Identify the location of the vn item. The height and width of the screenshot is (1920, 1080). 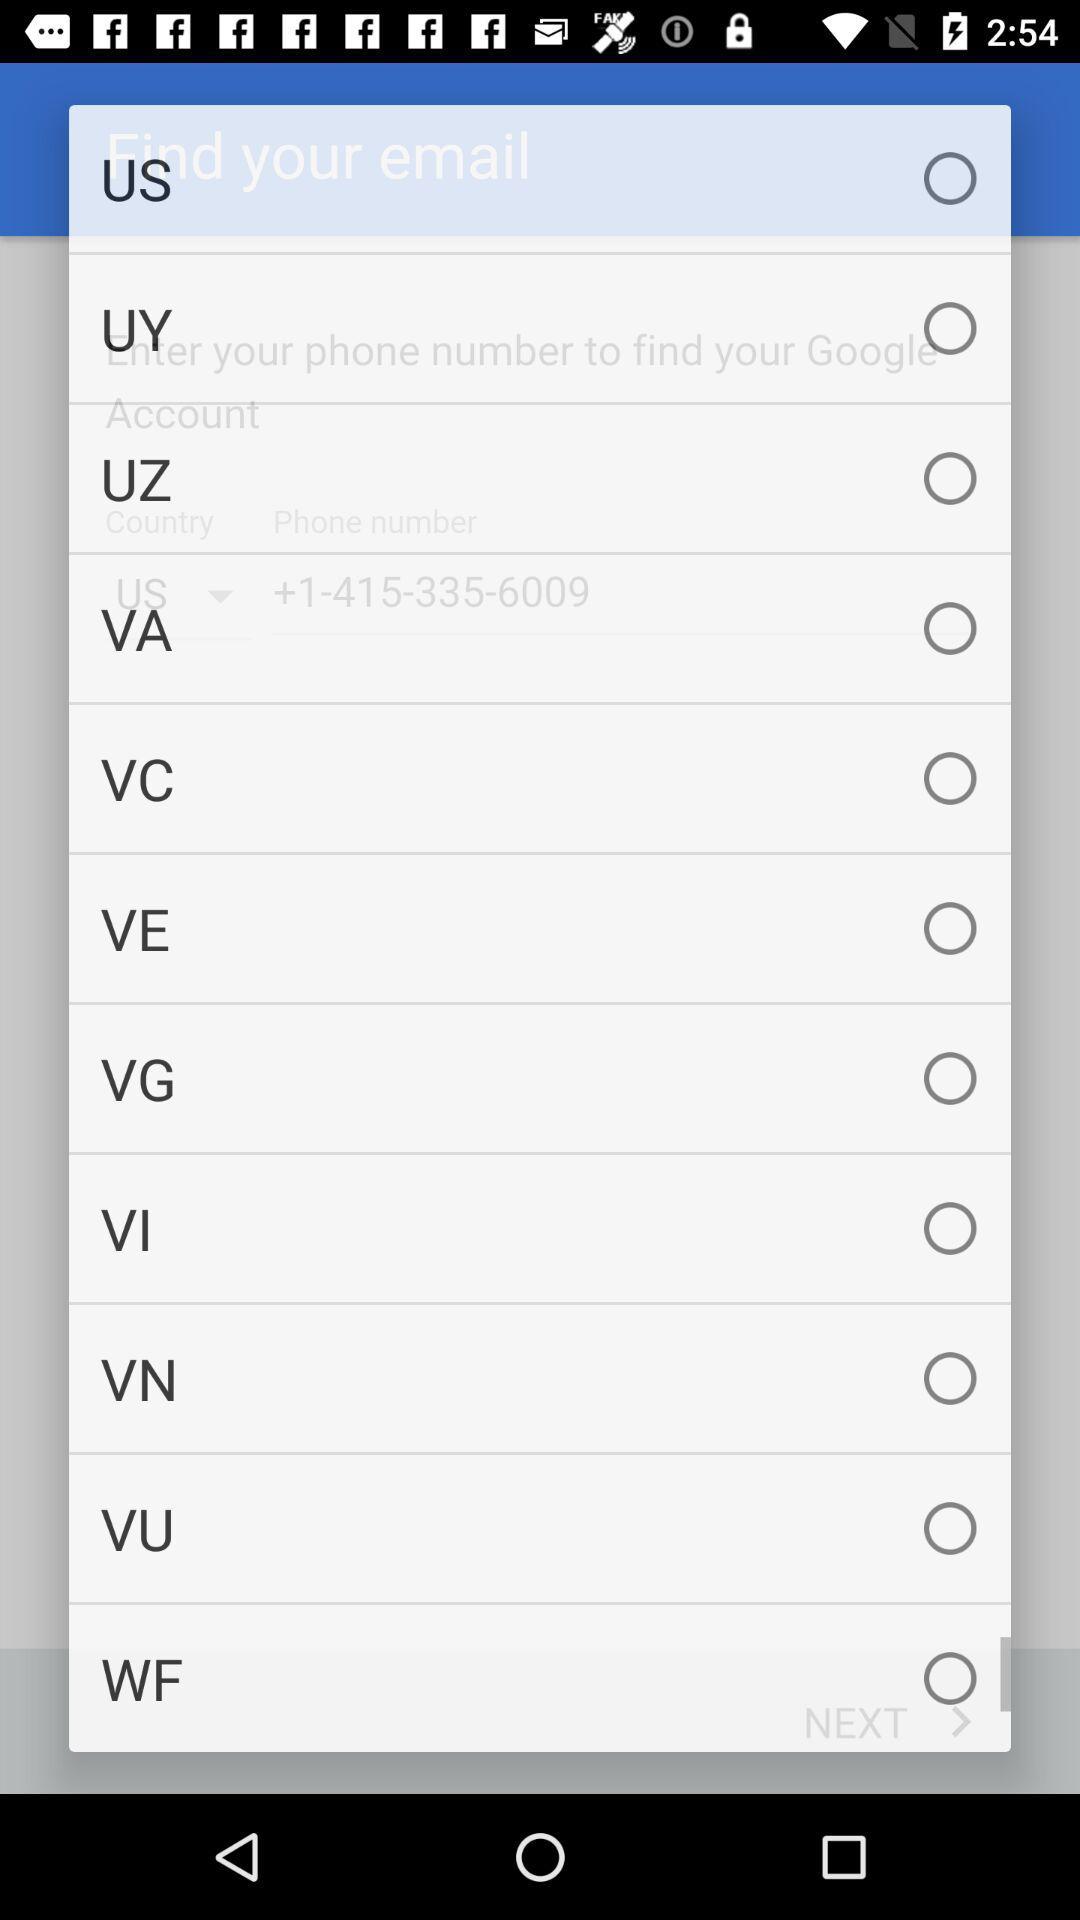
(540, 1377).